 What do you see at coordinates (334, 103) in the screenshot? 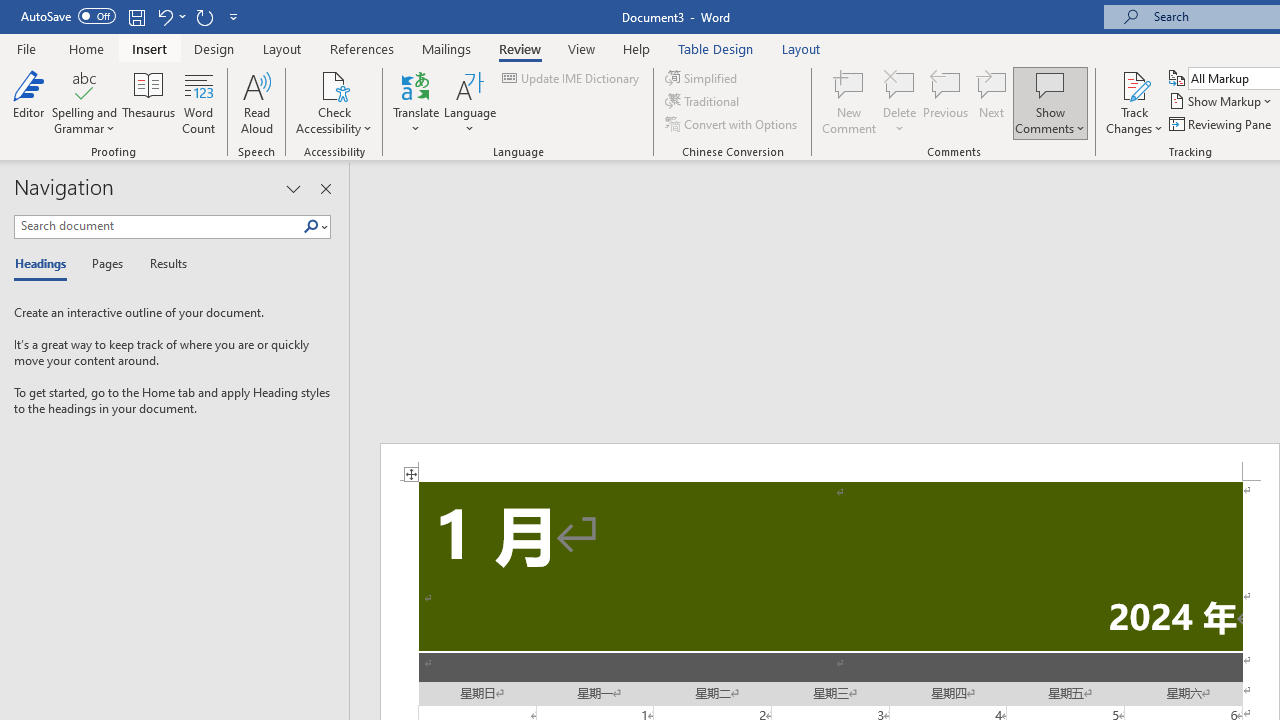
I see `'Check Accessibility'` at bounding box center [334, 103].